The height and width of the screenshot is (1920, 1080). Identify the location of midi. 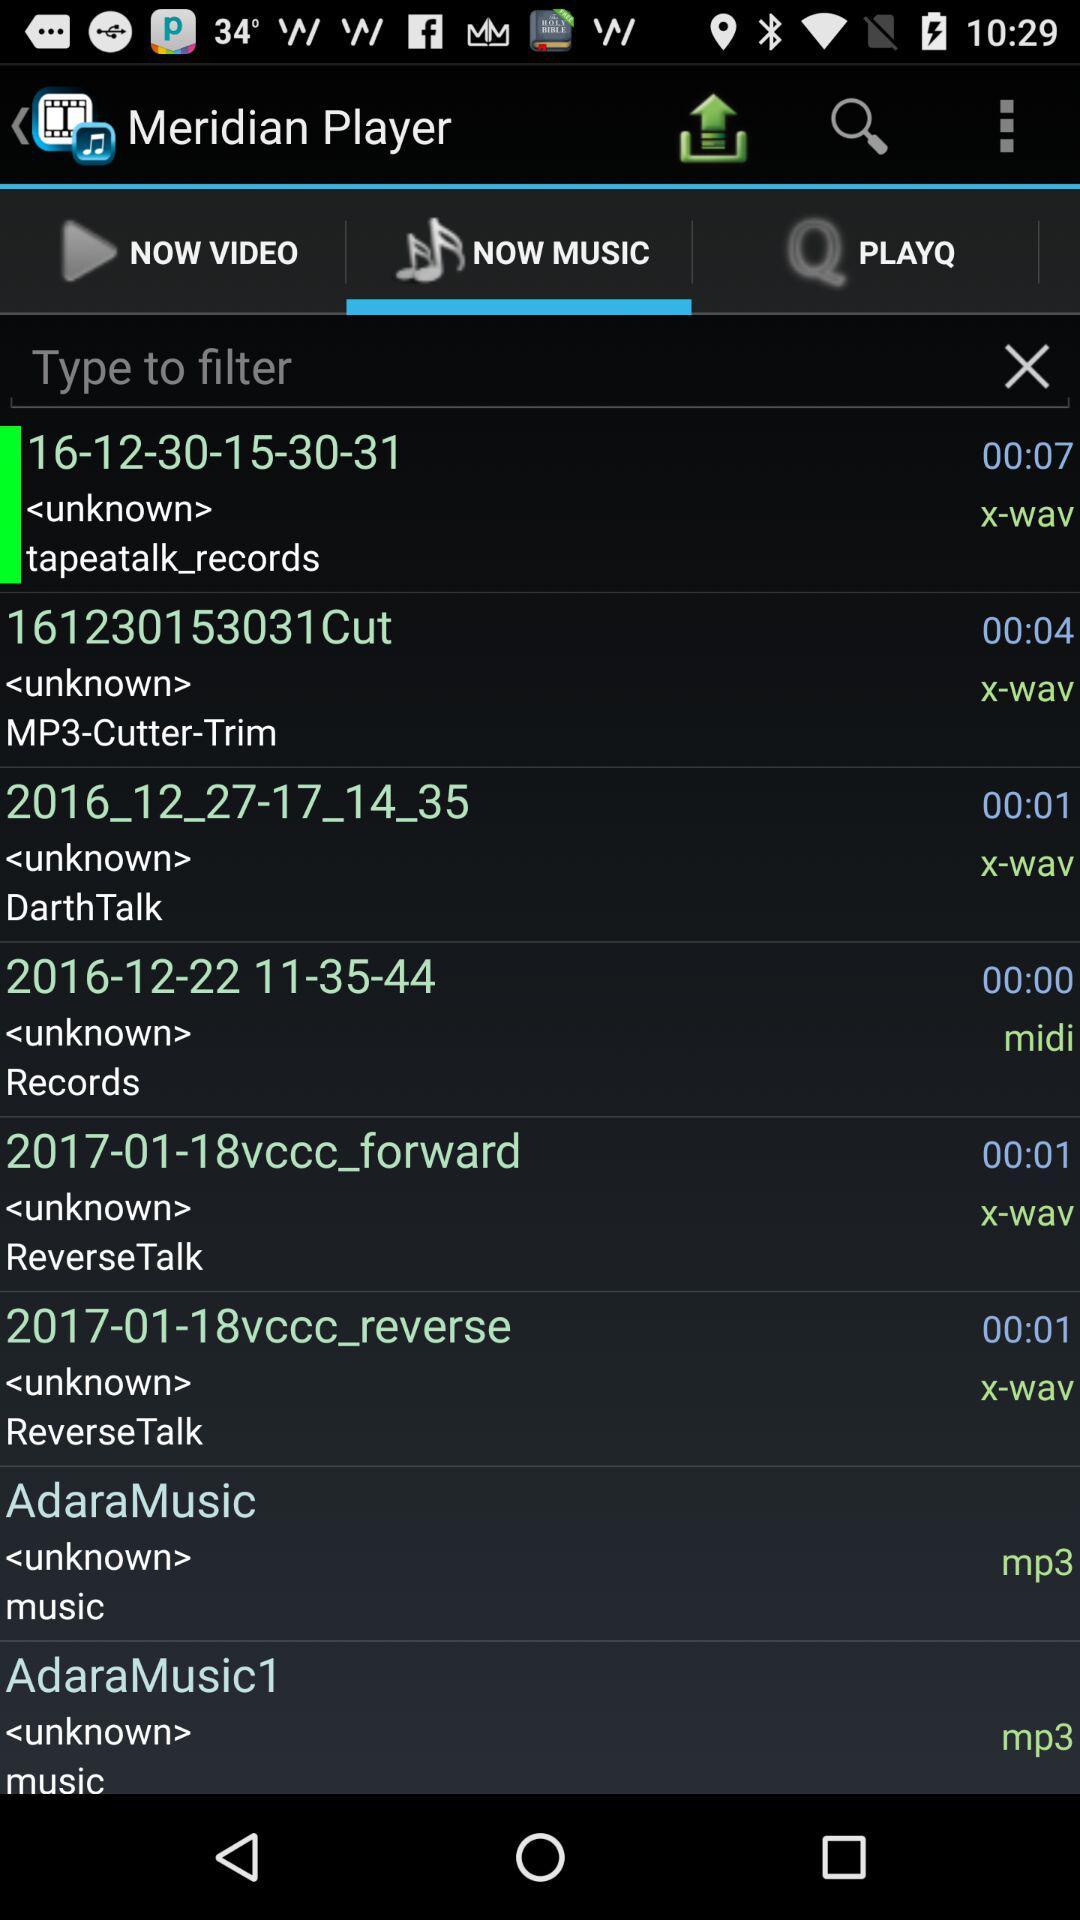
(1038, 1036).